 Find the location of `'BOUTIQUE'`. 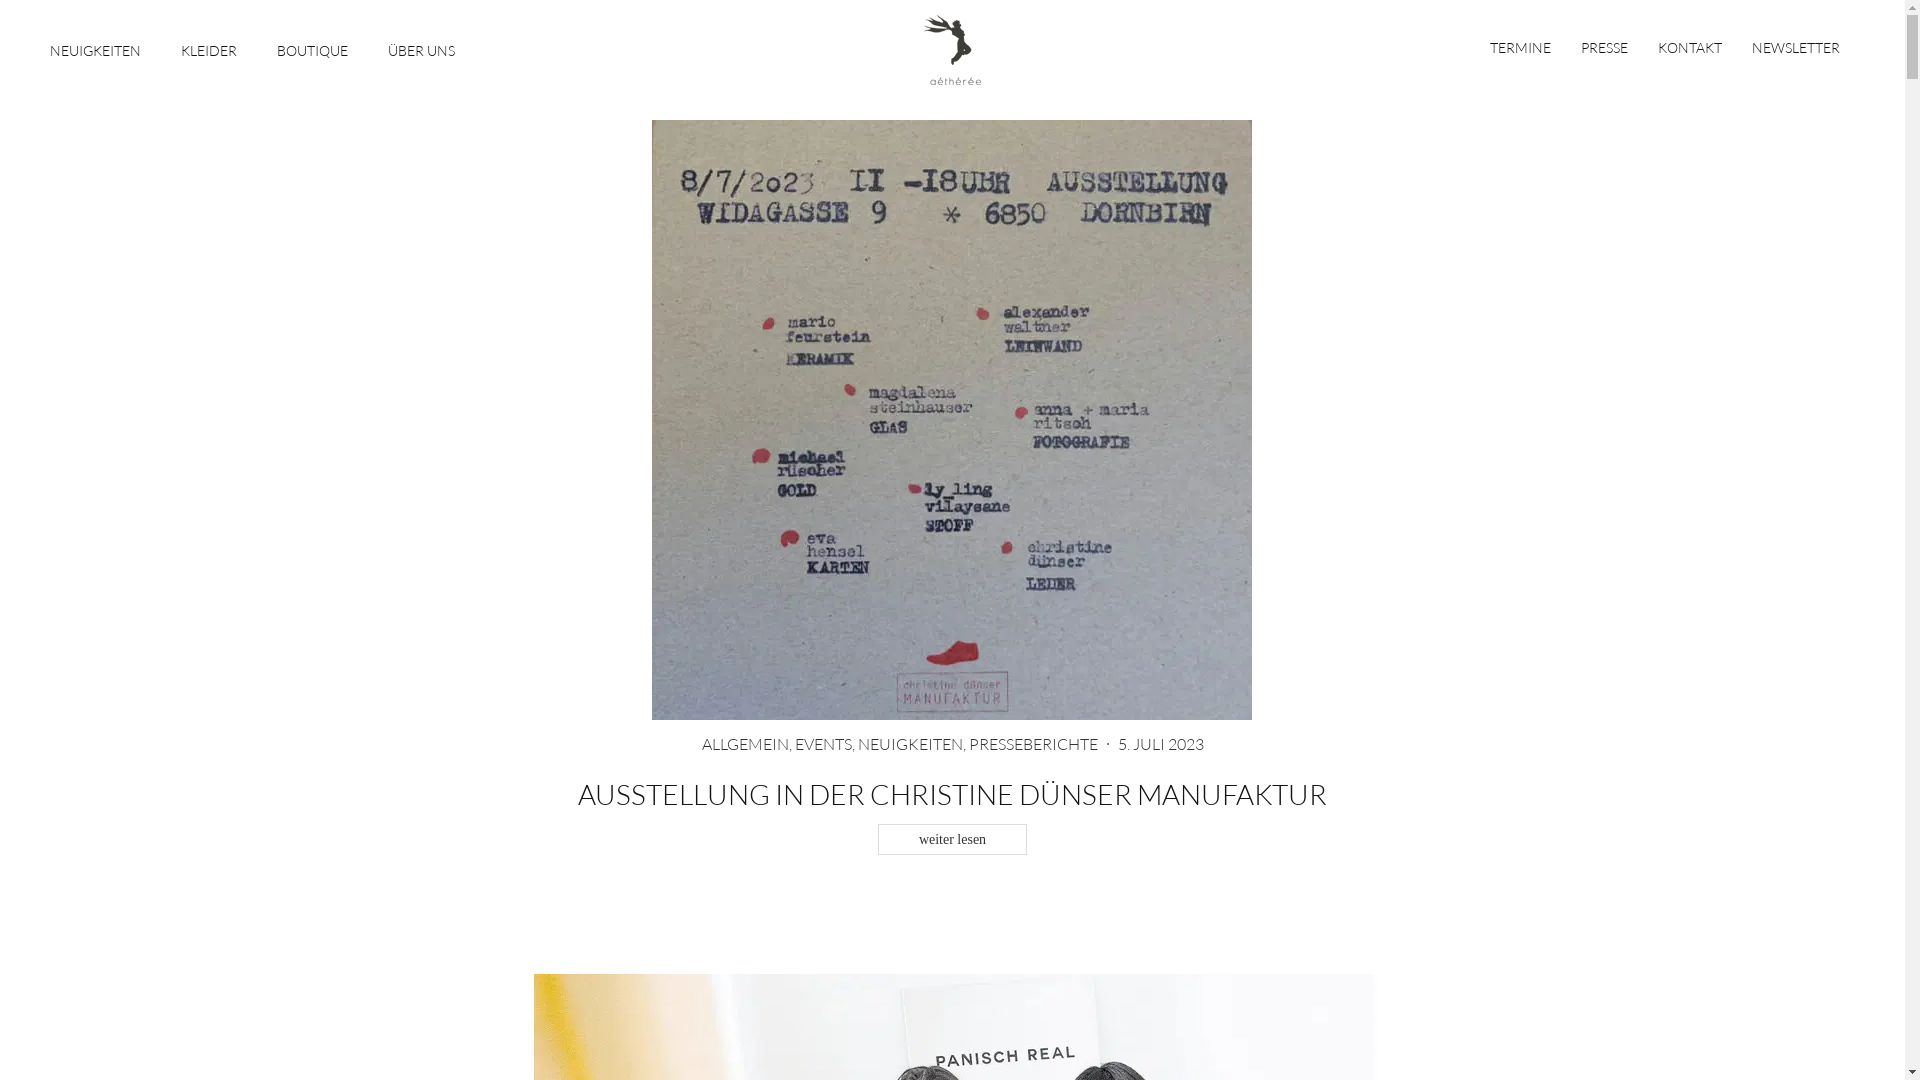

'BOUTIQUE' is located at coordinates (276, 46).